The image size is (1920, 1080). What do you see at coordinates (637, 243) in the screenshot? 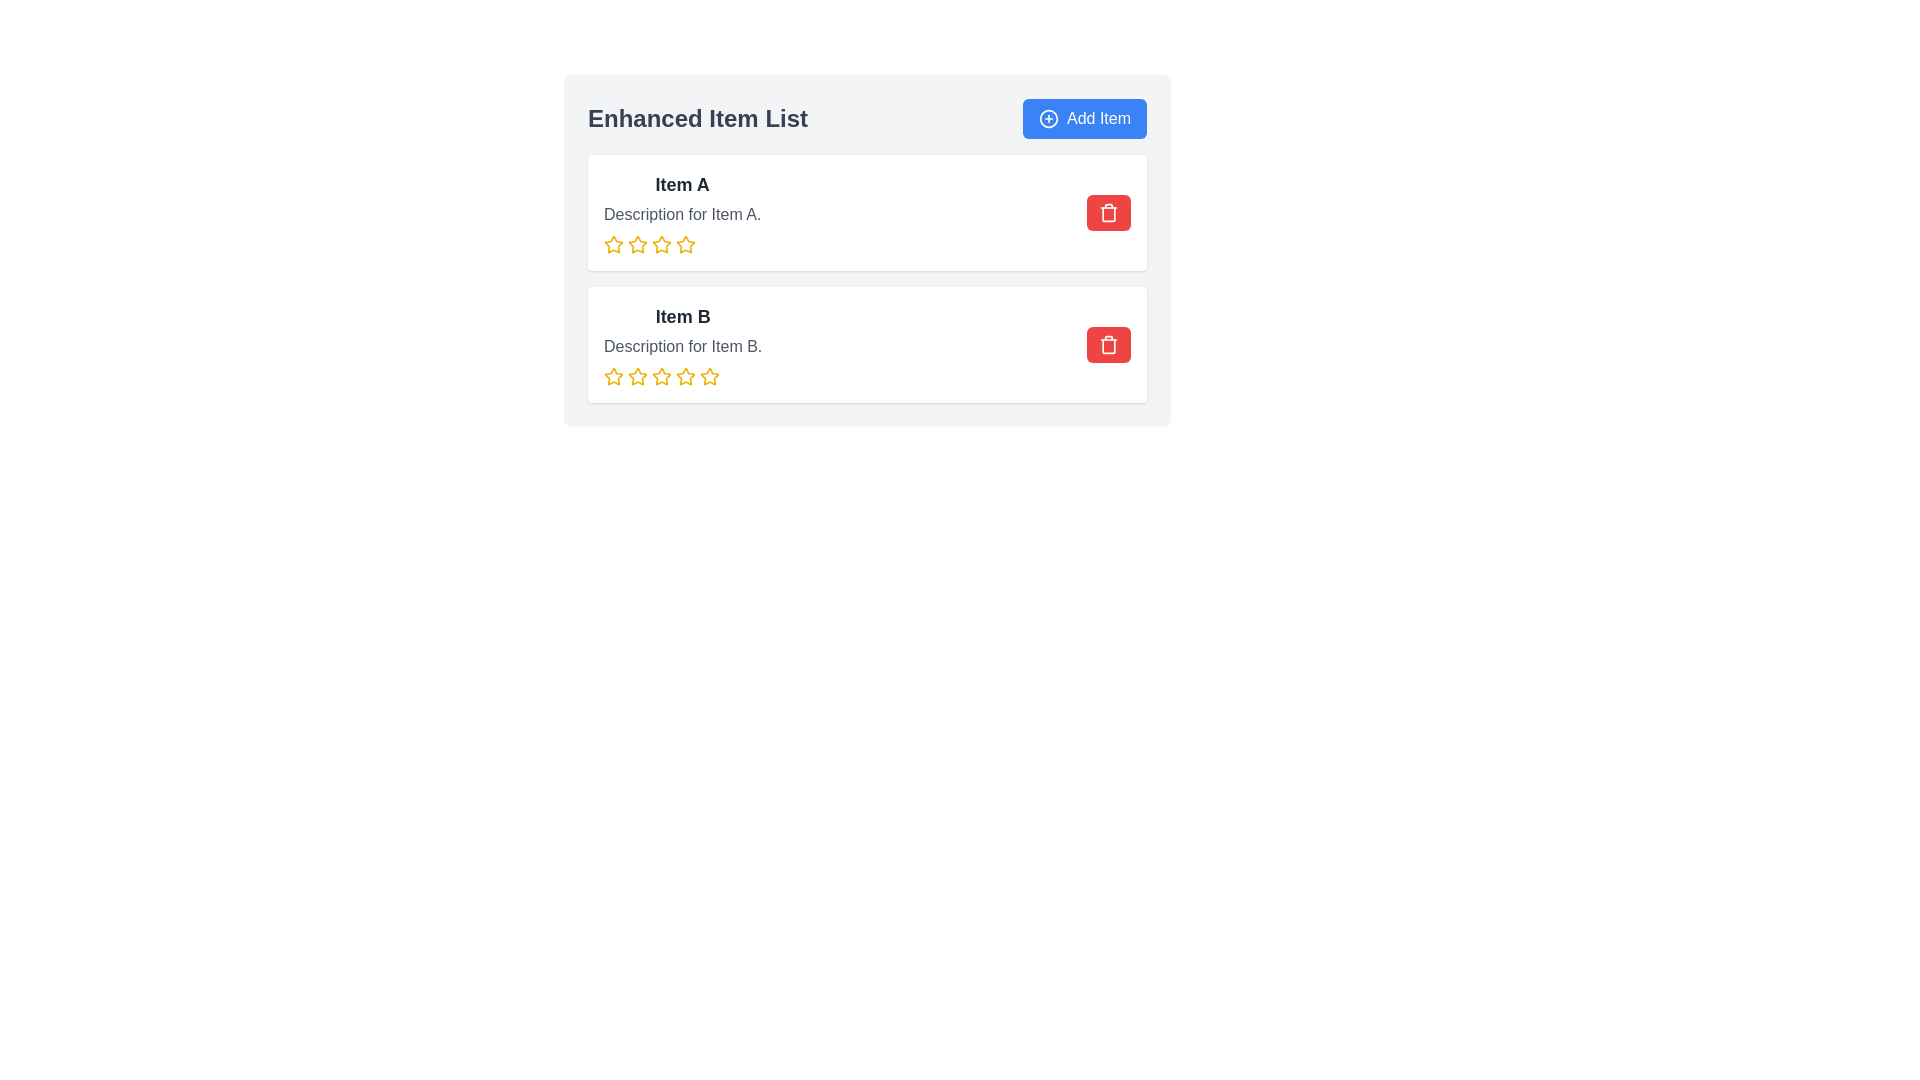
I see `the second yellow star icon in the rating section of 'Item A'` at bounding box center [637, 243].